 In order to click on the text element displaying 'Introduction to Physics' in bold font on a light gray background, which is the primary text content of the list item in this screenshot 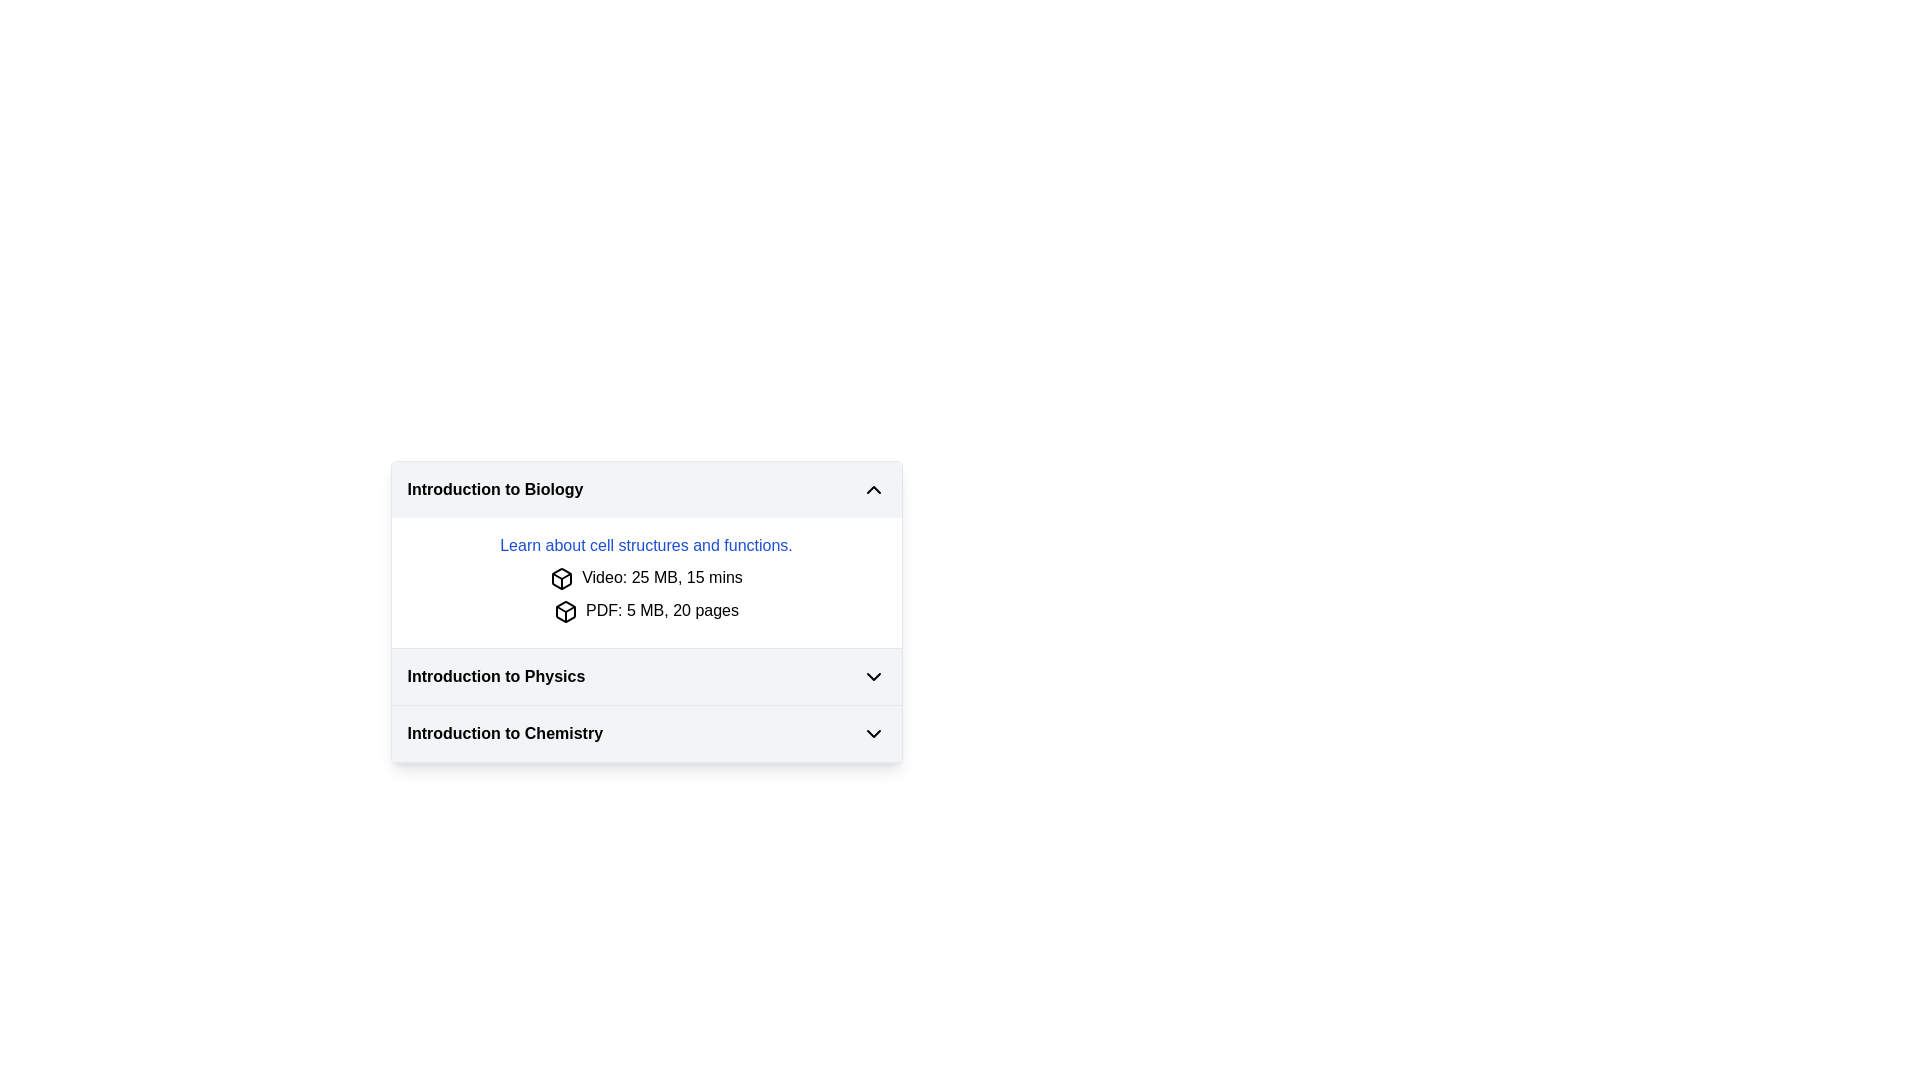, I will do `click(496, 675)`.